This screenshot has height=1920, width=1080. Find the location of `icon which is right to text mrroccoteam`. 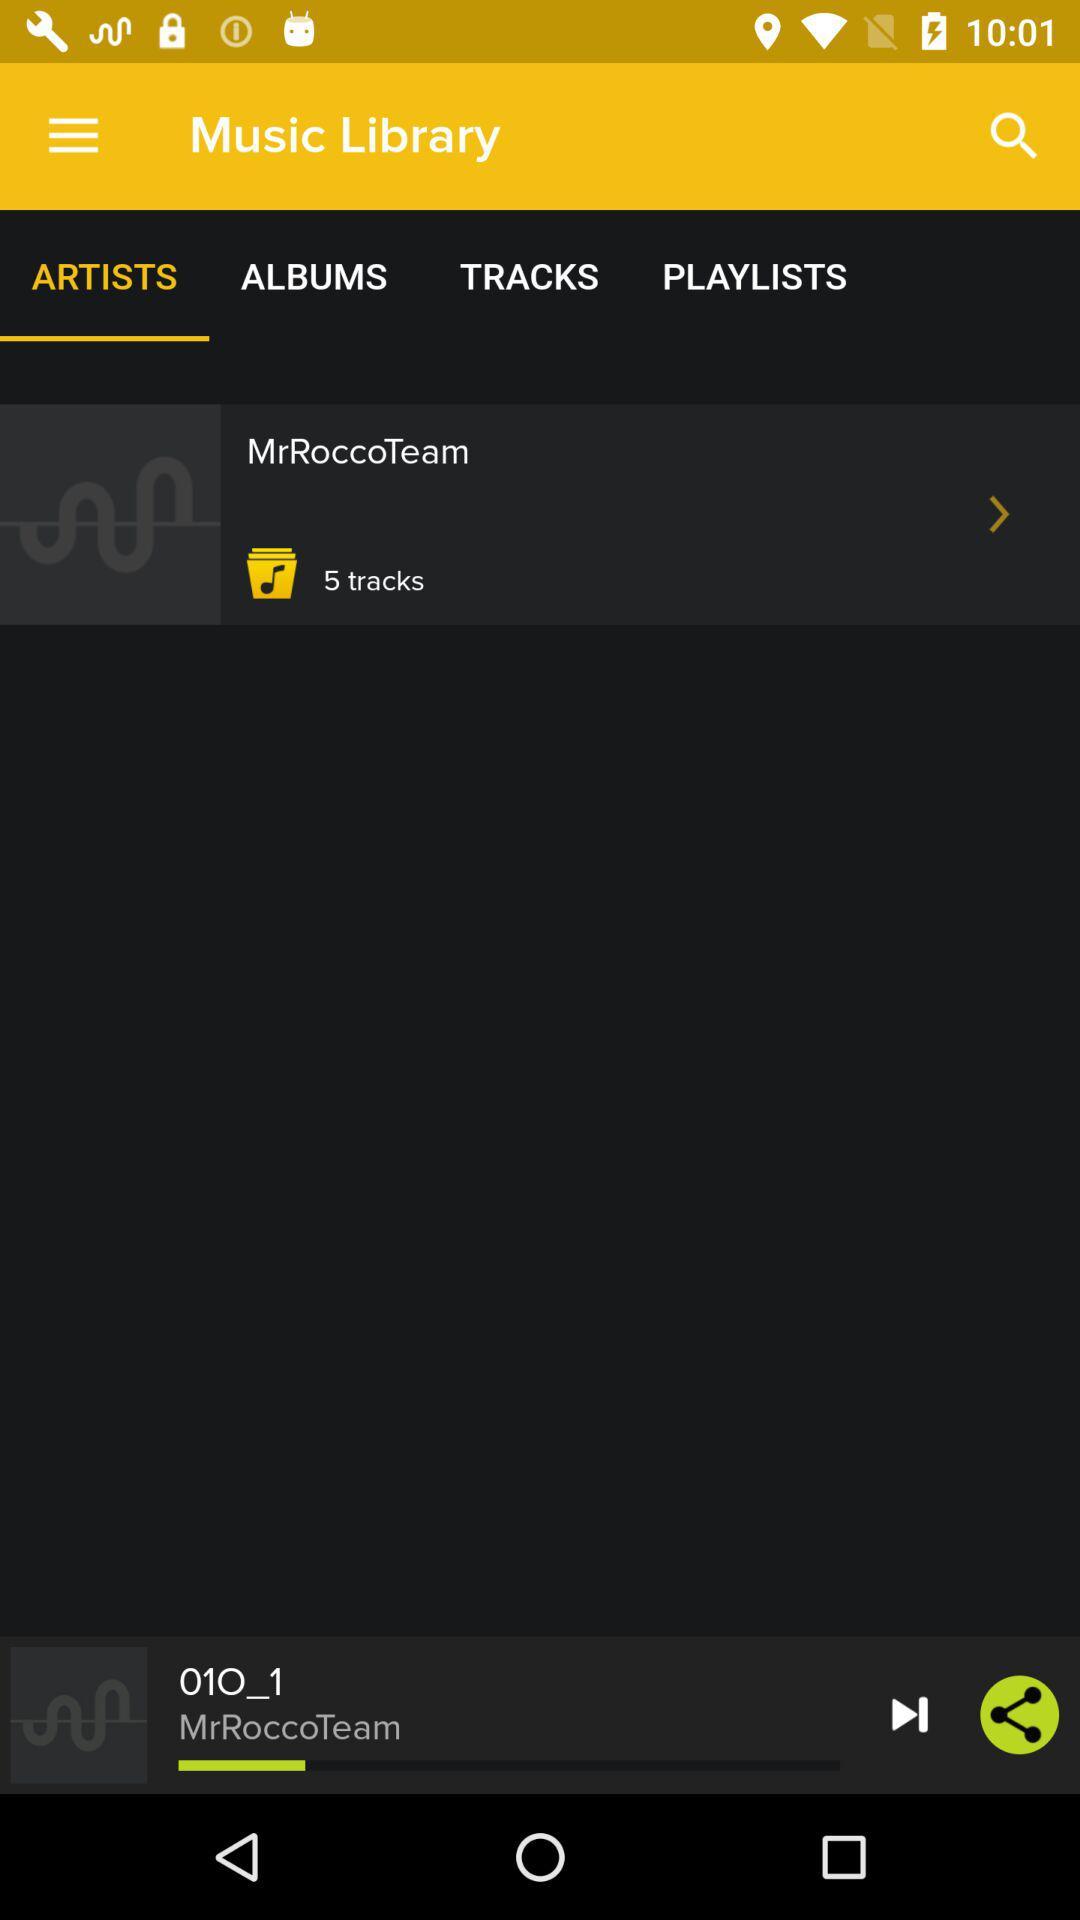

icon which is right to text mrroccoteam is located at coordinates (999, 514).